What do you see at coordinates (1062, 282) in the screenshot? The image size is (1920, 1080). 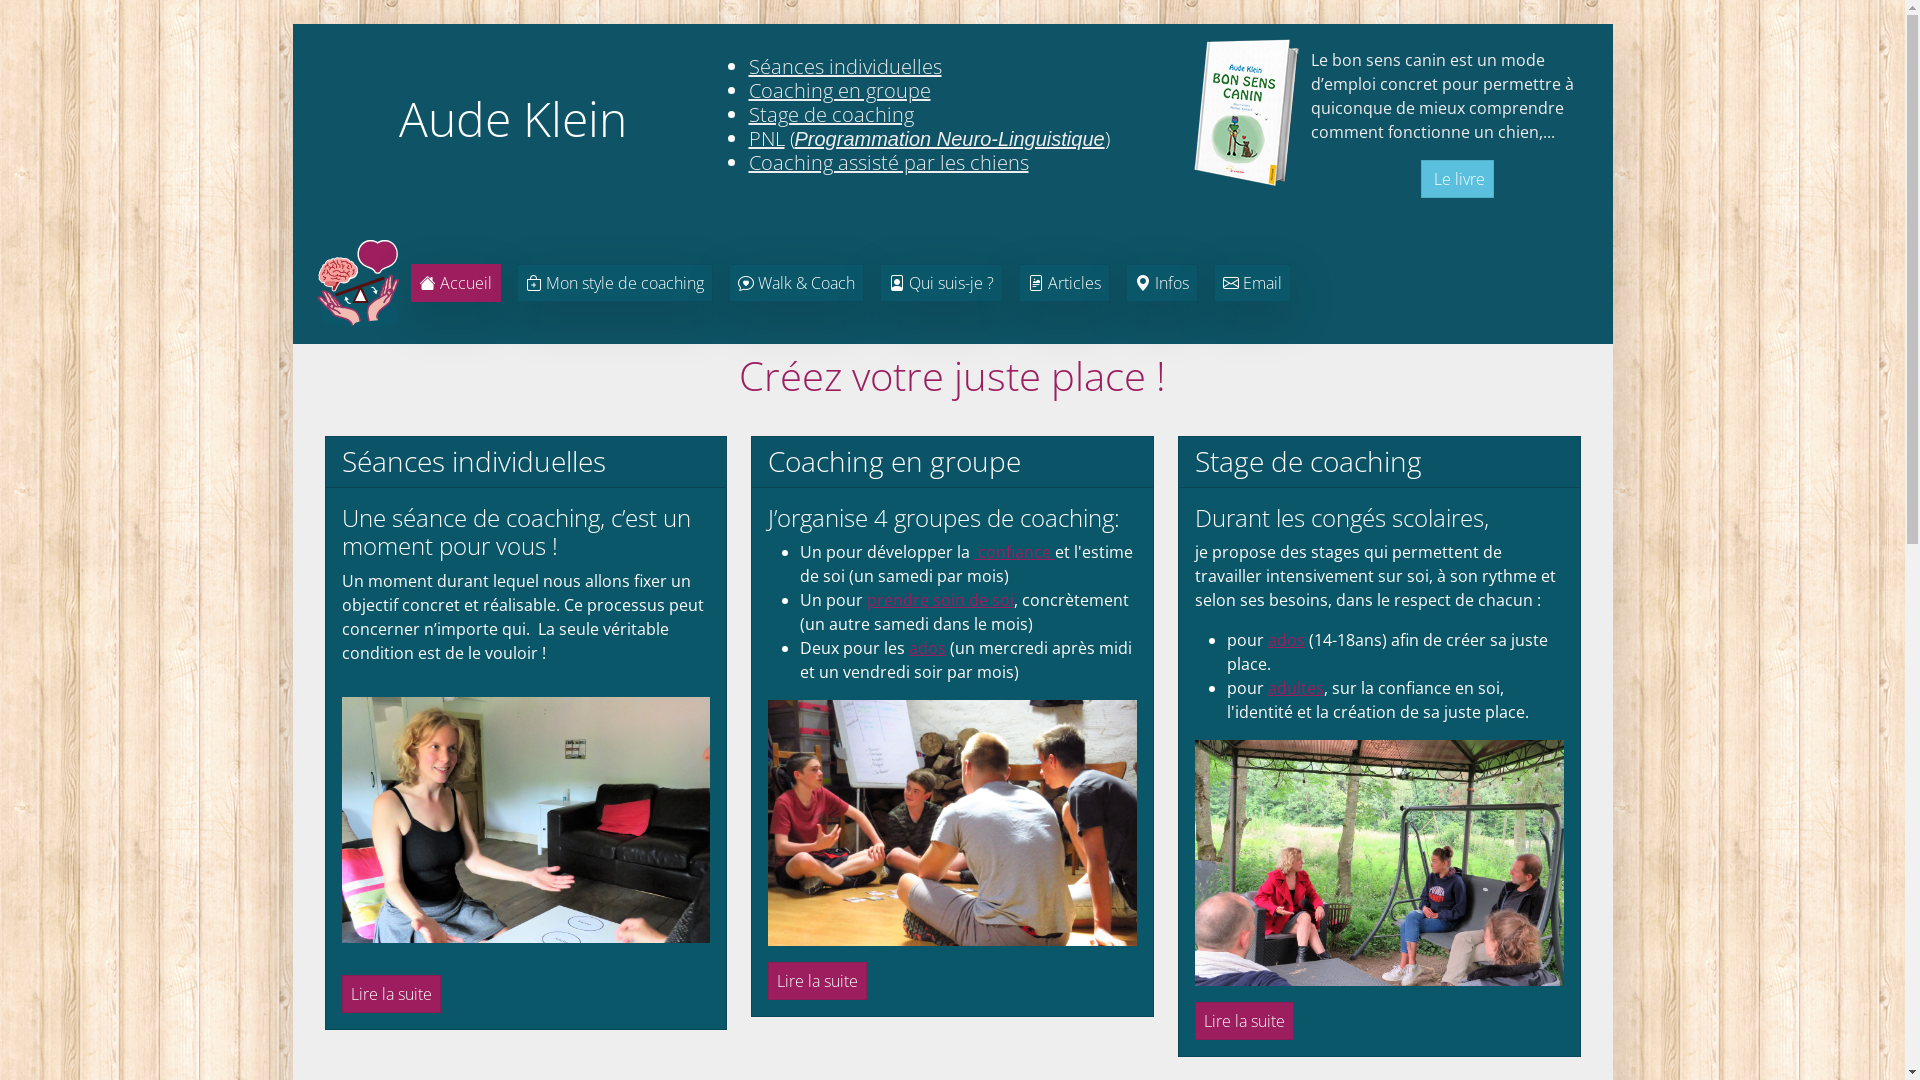 I see `'Articles'` at bounding box center [1062, 282].